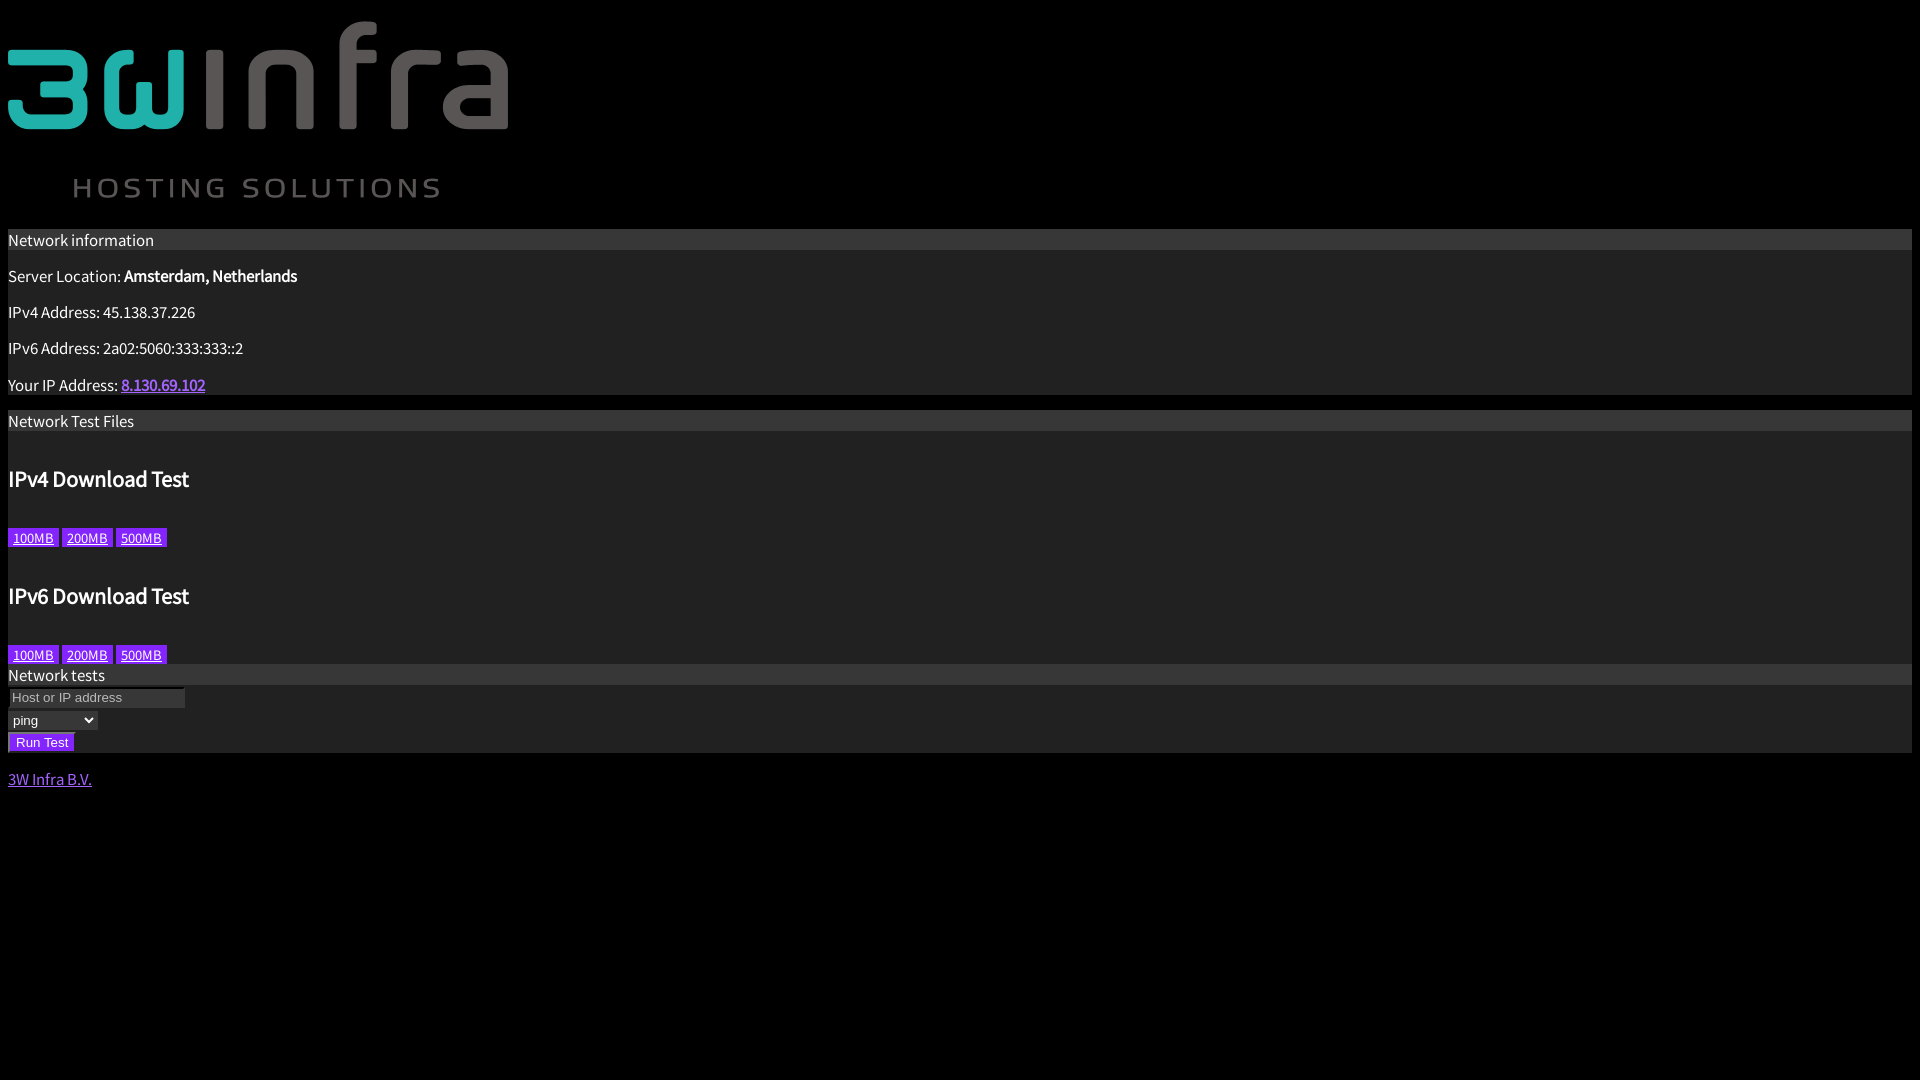  I want to click on '200MB', so click(86, 536).